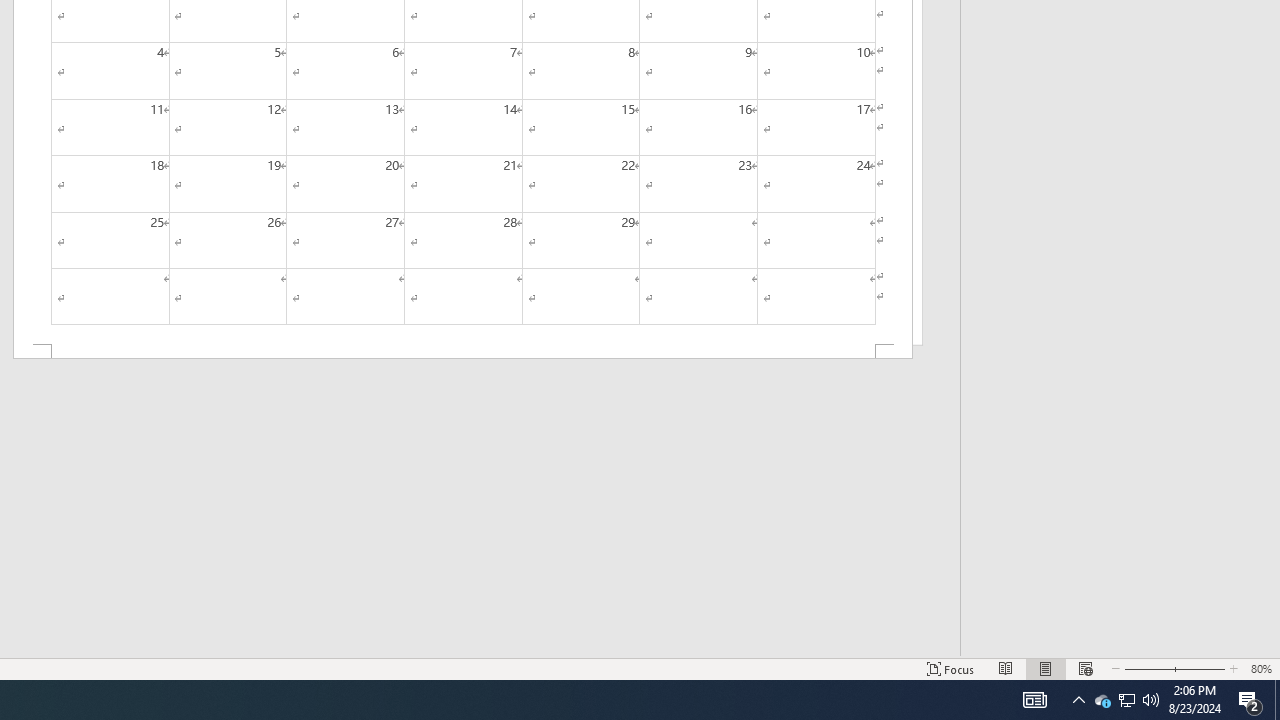  What do you see at coordinates (461, 350) in the screenshot?
I see `'Footer -Section 2-'` at bounding box center [461, 350].